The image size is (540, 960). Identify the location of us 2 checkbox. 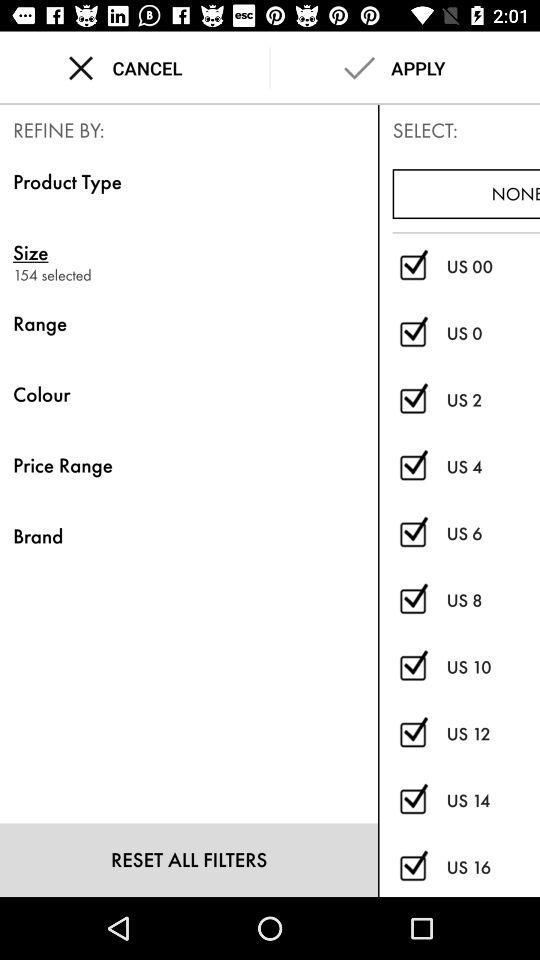
(412, 399).